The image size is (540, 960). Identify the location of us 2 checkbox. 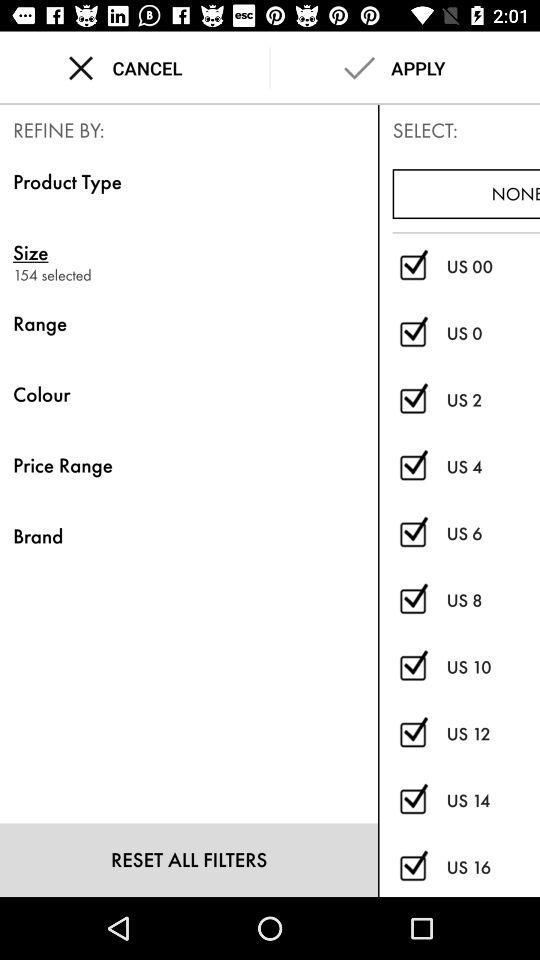
(412, 399).